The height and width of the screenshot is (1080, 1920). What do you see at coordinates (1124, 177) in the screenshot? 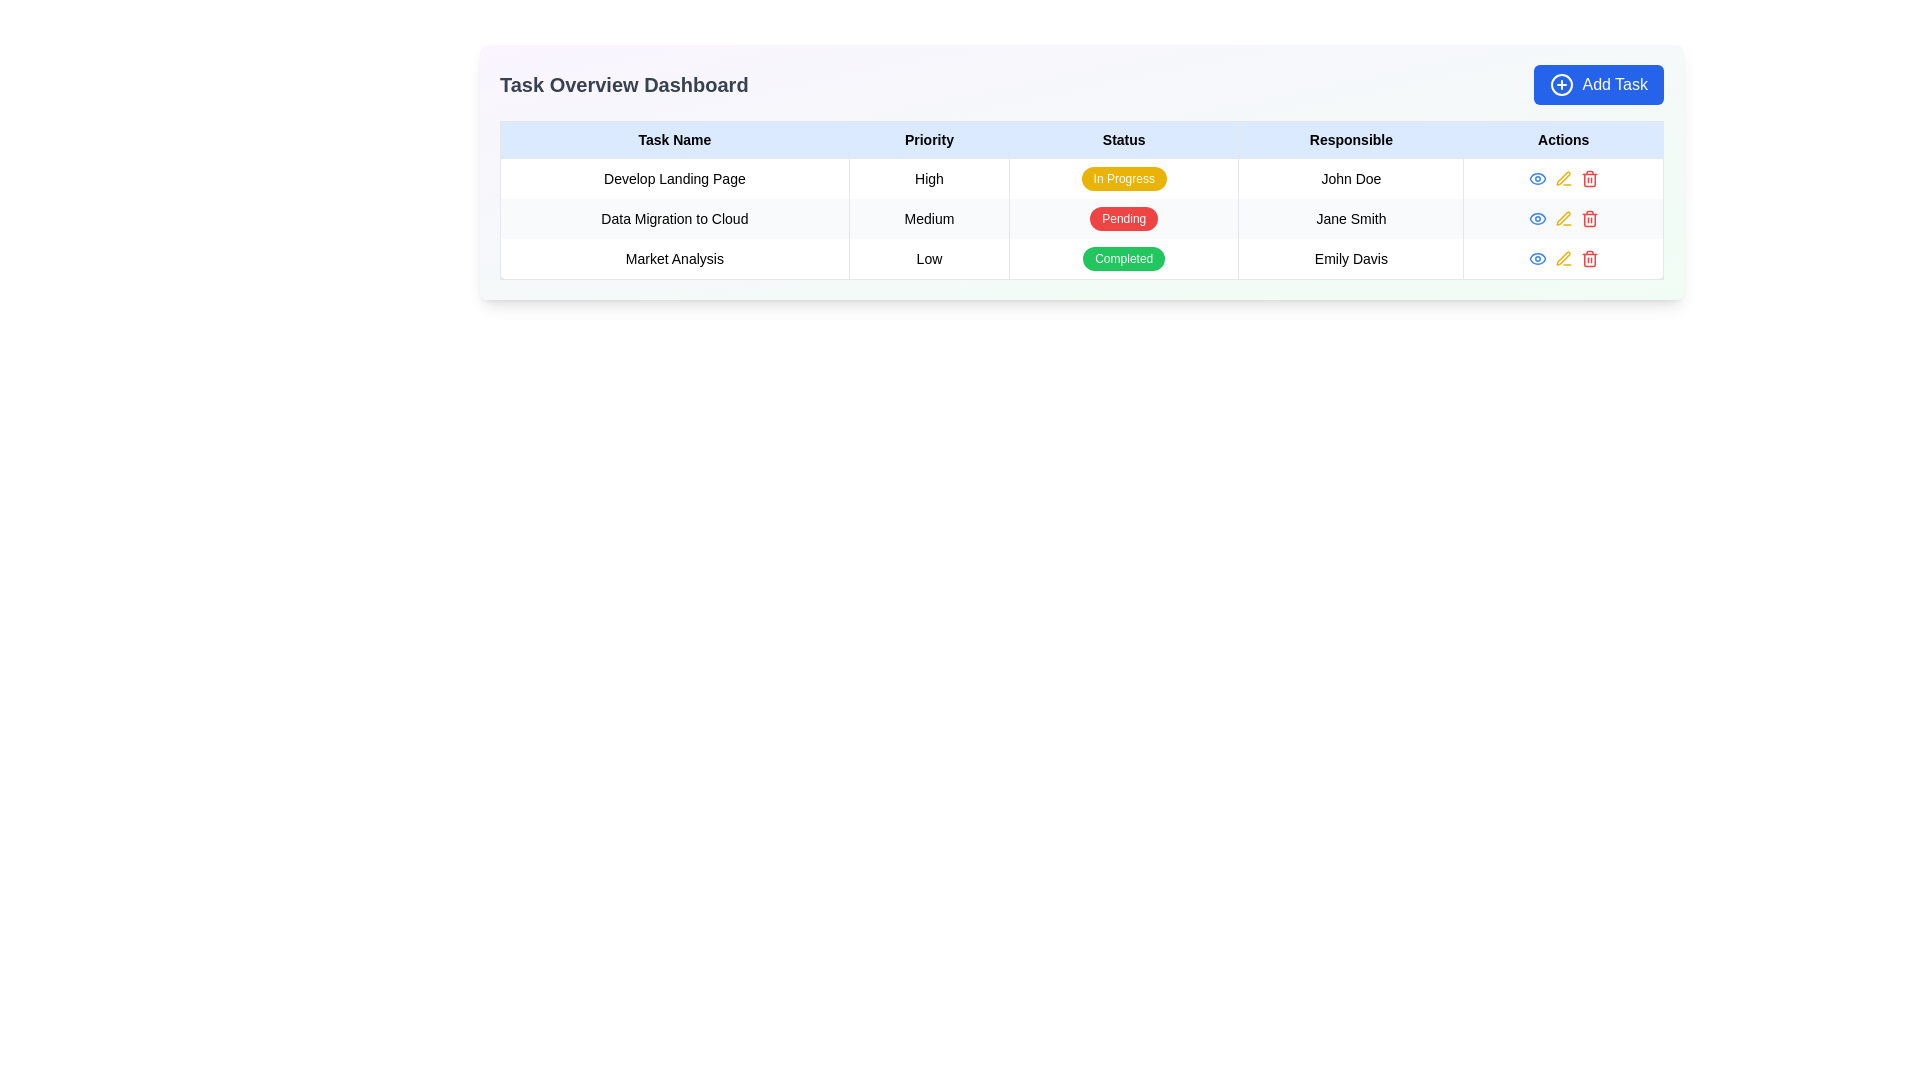
I see `properties of the 'In Progress' status label located in the 'Status' column of the task table for 'Develop Landing Page', positioned between 'Priority: High' and 'Responsible: John Doe'` at bounding box center [1124, 177].